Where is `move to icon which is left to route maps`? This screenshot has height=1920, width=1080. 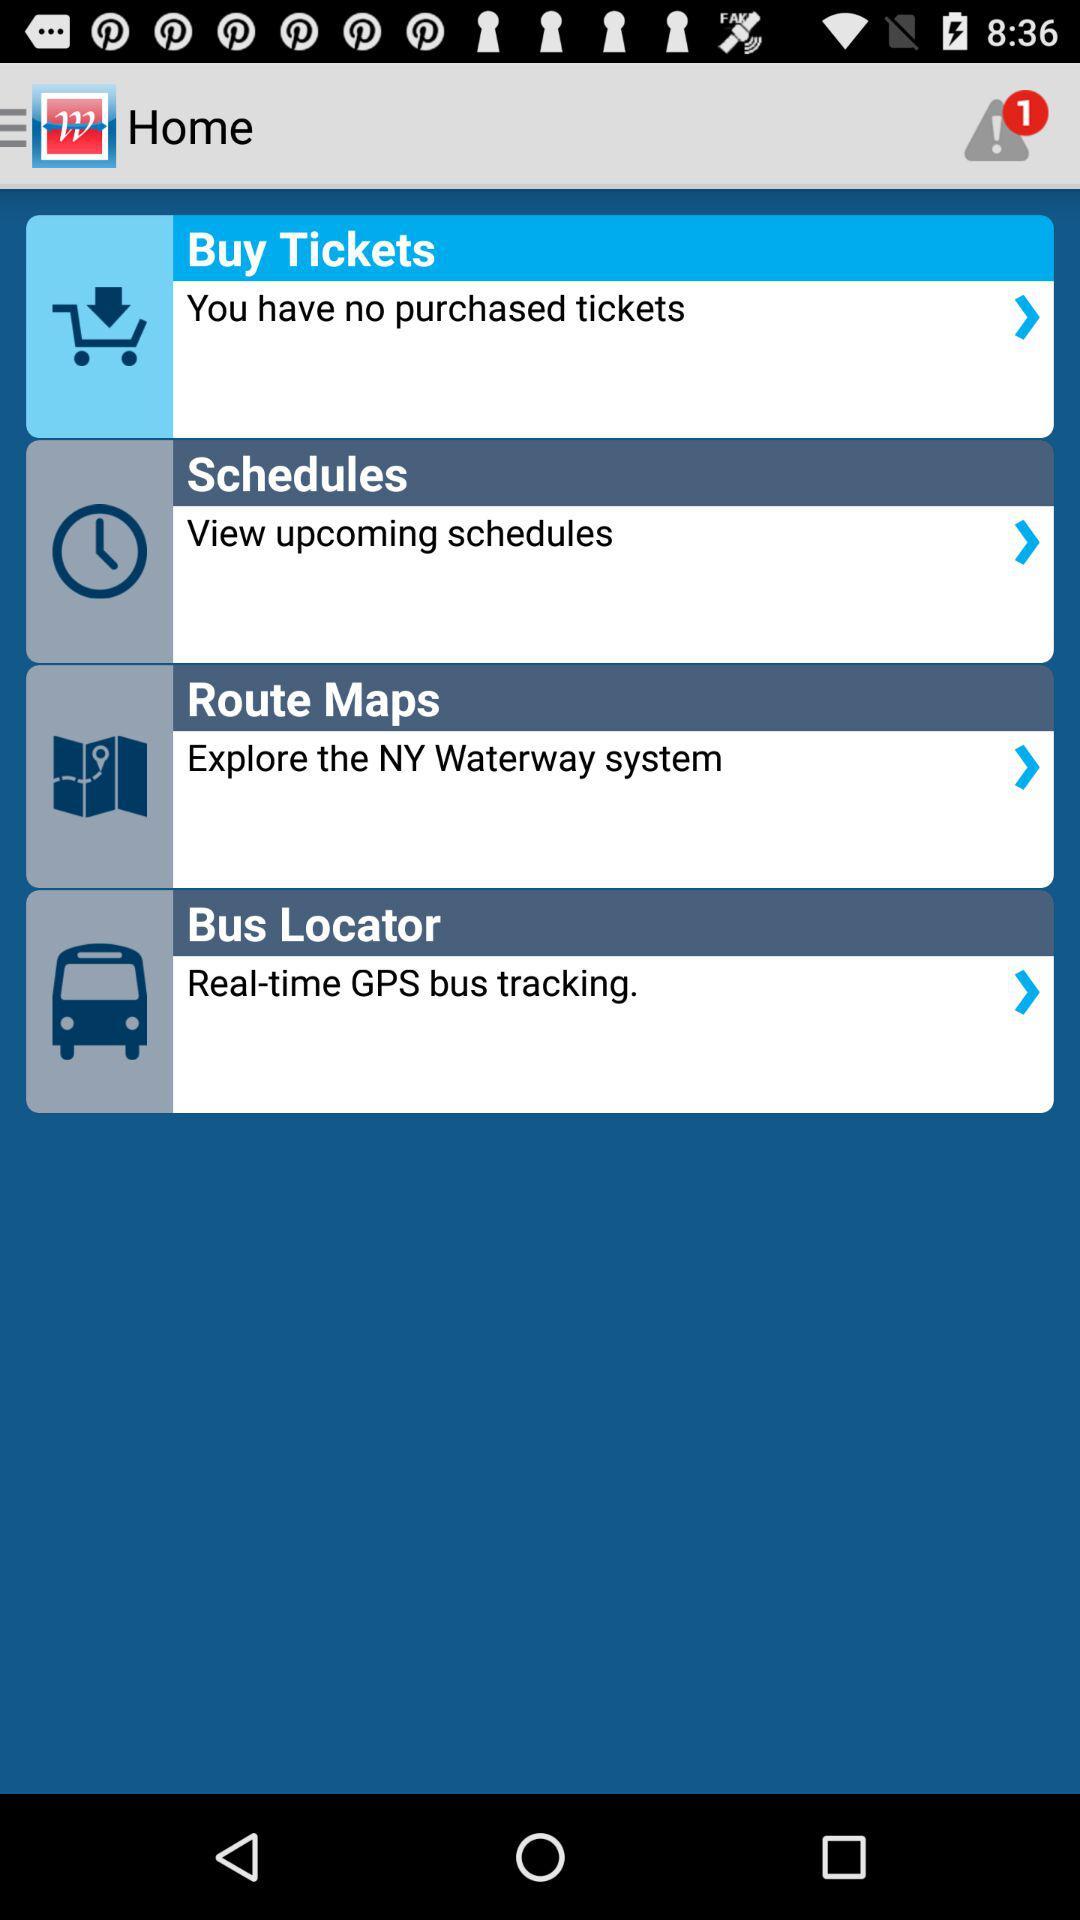 move to icon which is left to route maps is located at coordinates (99, 775).